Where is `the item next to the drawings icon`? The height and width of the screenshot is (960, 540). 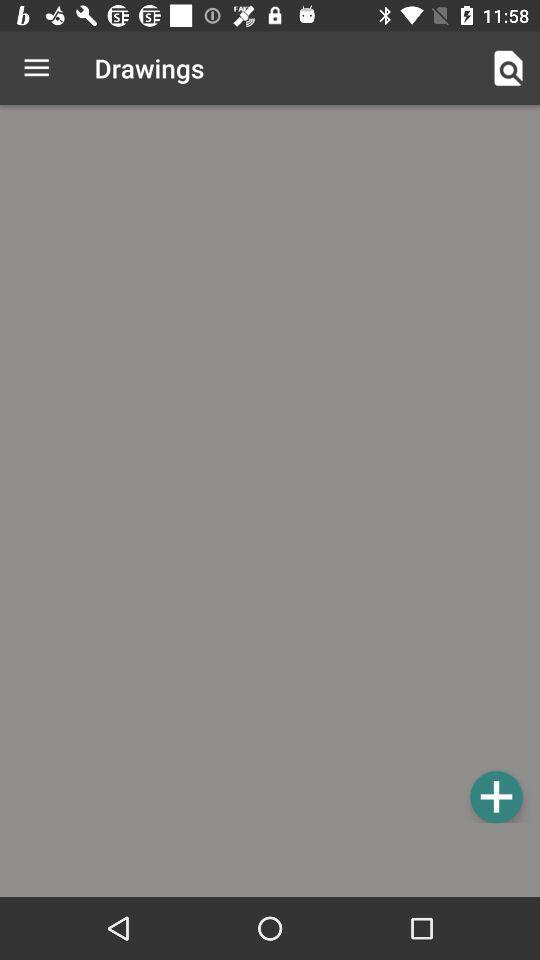
the item next to the drawings icon is located at coordinates (36, 68).